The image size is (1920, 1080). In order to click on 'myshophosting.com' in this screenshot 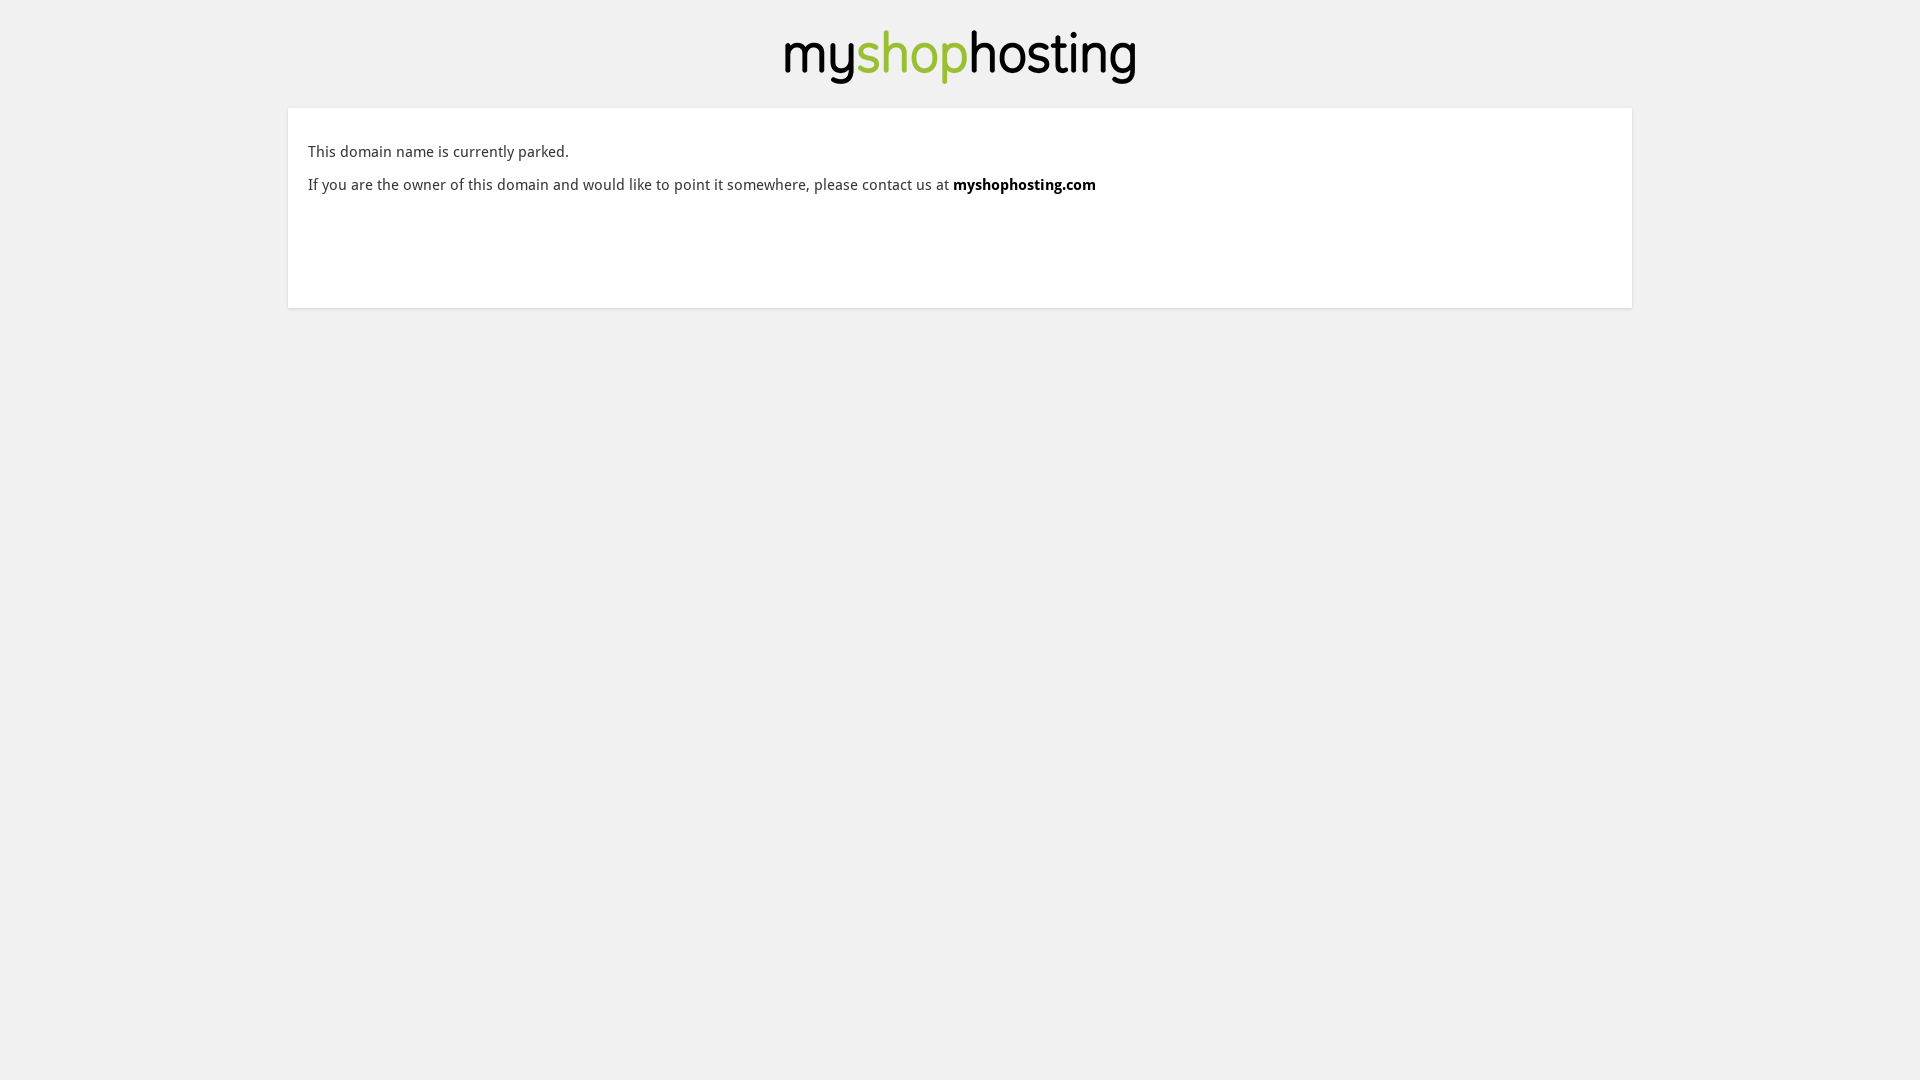, I will do `click(952, 185)`.